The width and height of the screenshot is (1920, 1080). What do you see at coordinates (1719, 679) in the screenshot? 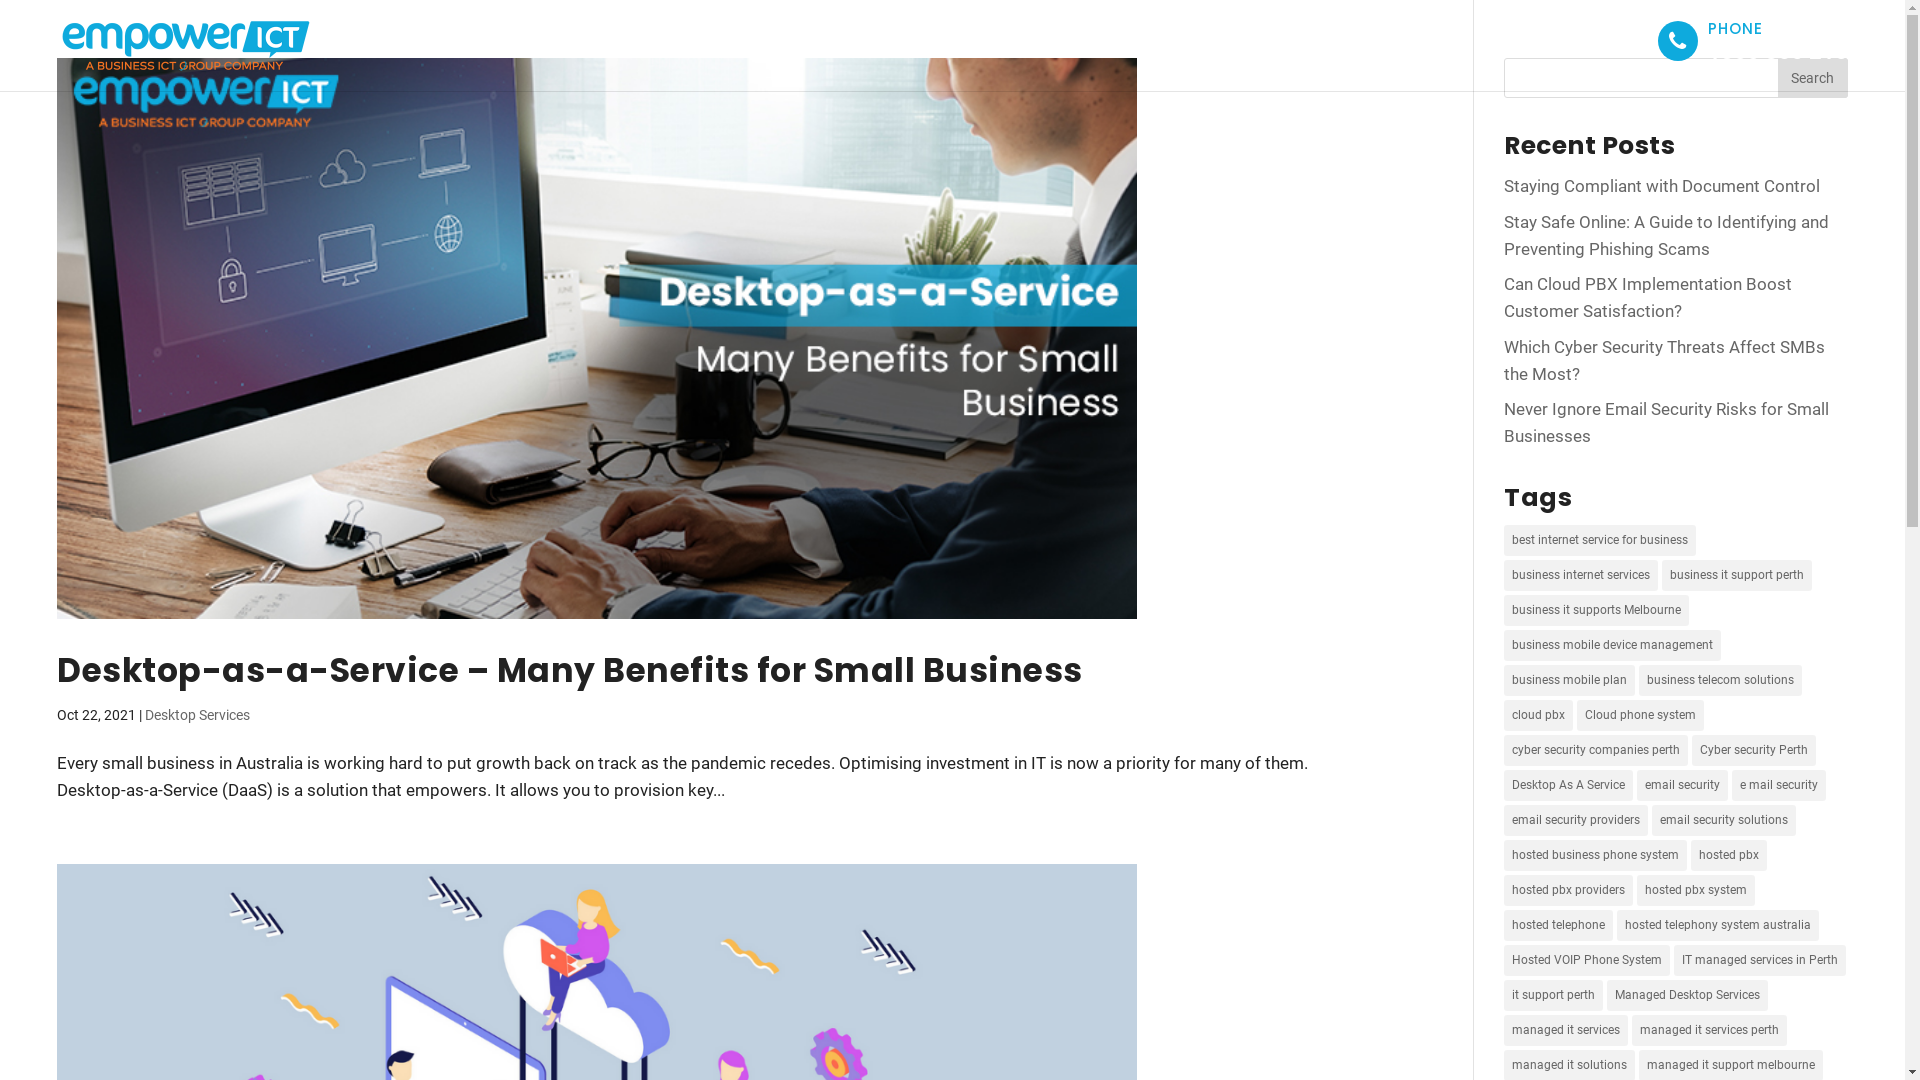
I see `'business telecom solutions'` at bounding box center [1719, 679].